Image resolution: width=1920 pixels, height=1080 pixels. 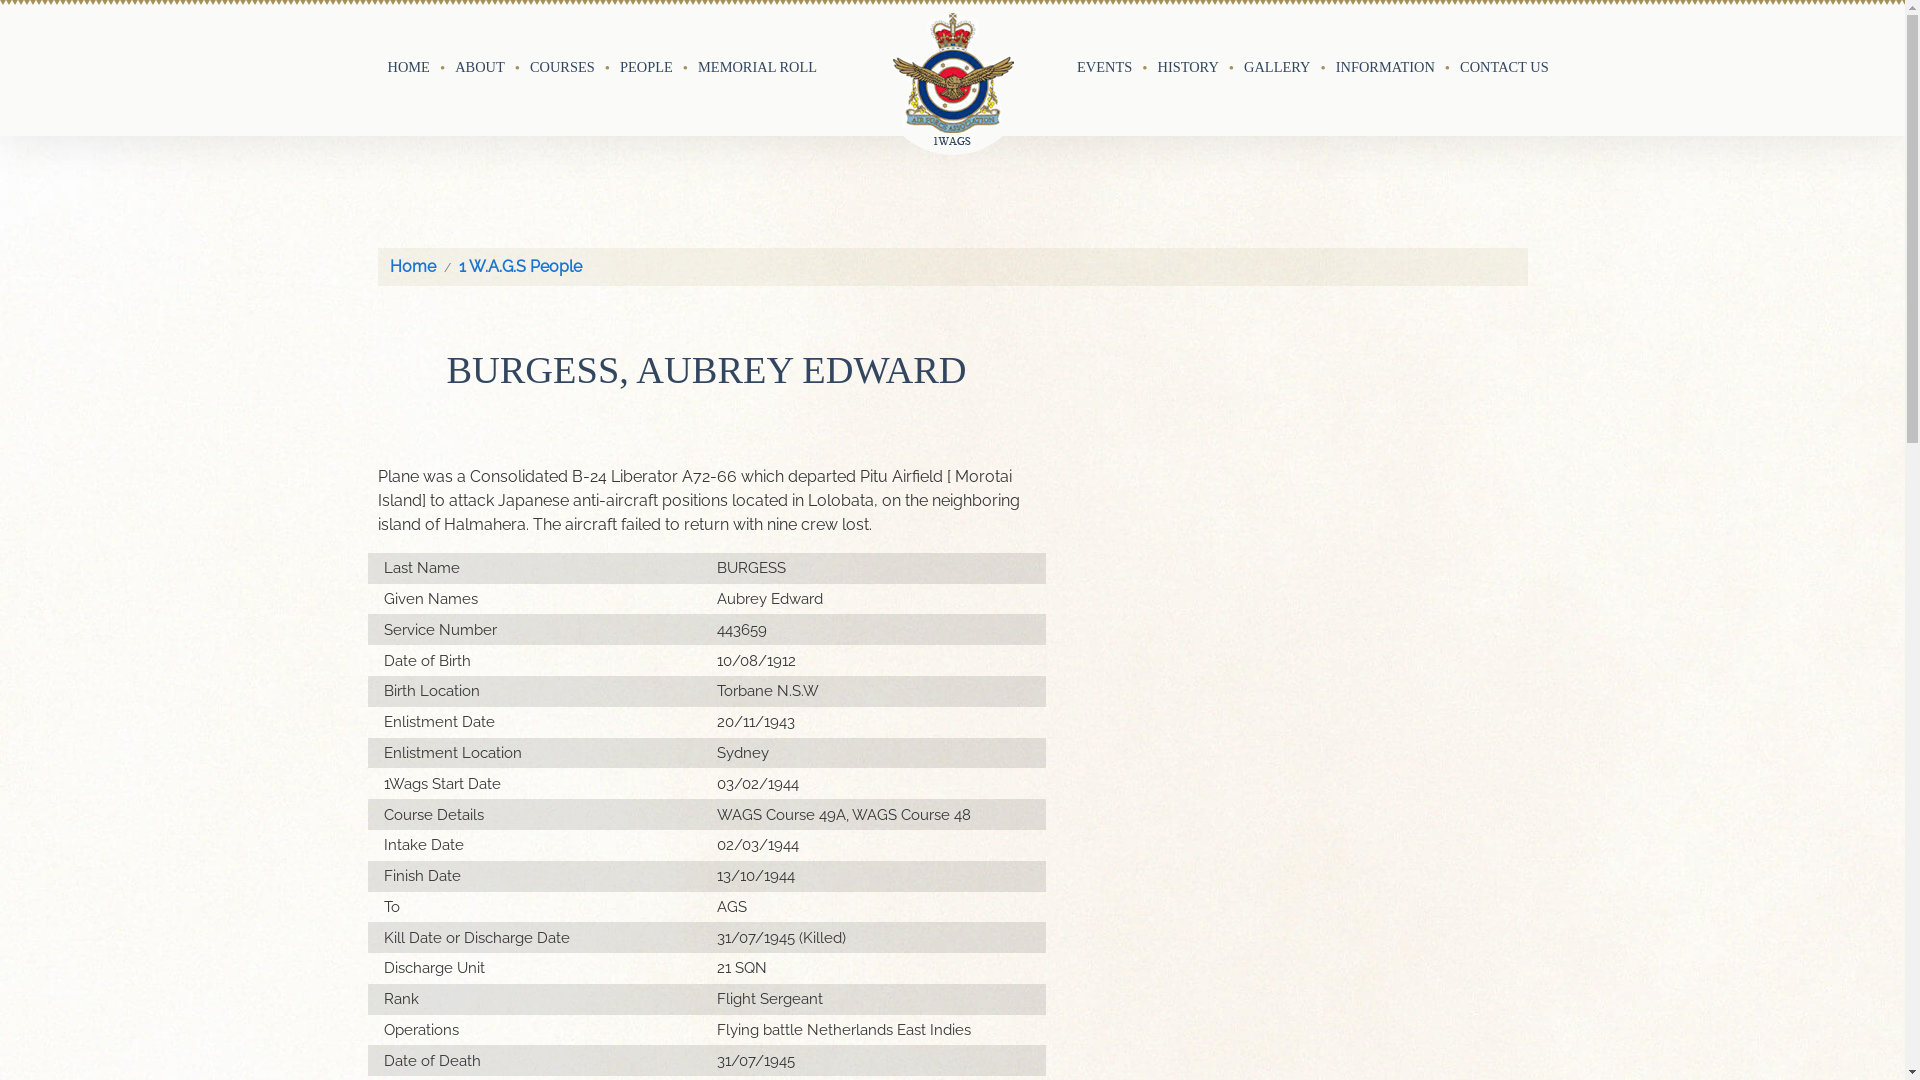 What do you see at coordinates (561, 66) in the screenshot?
I see `'COURSES'` at bounding box center [561, 66].